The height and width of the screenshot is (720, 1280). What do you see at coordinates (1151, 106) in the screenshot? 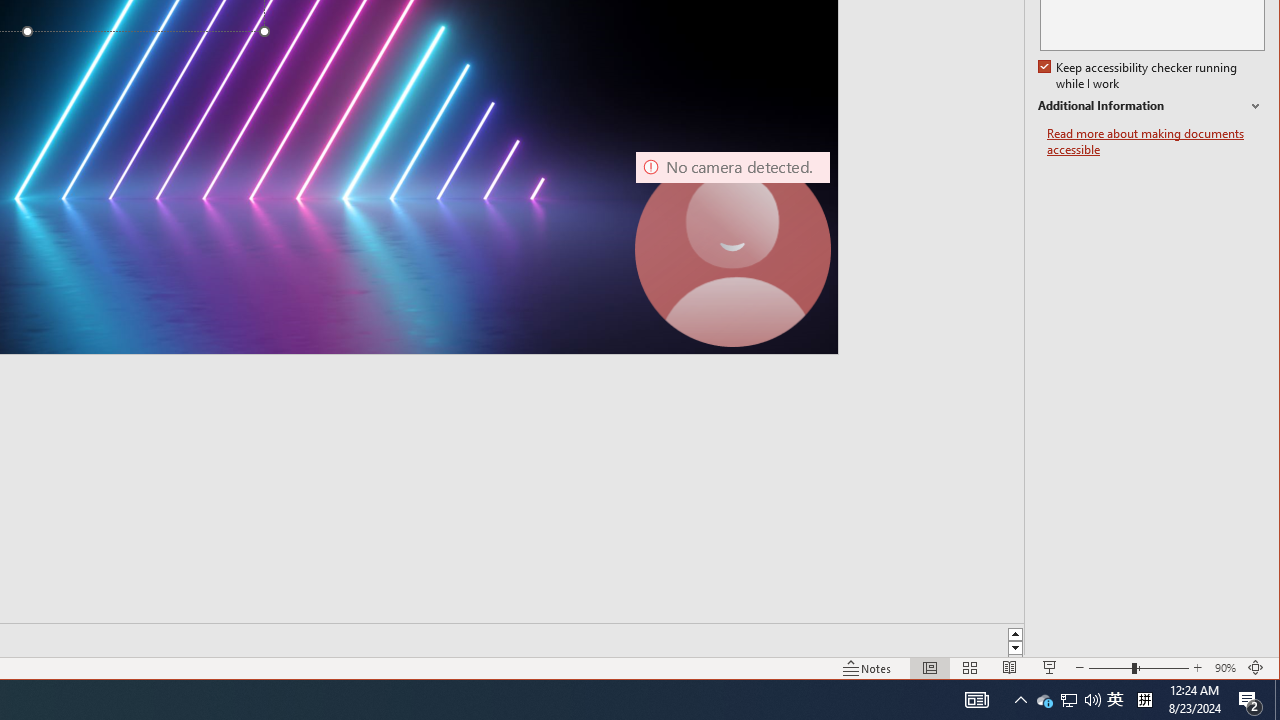
I see `'Additional Information'` at bounding box center [1151, 106].